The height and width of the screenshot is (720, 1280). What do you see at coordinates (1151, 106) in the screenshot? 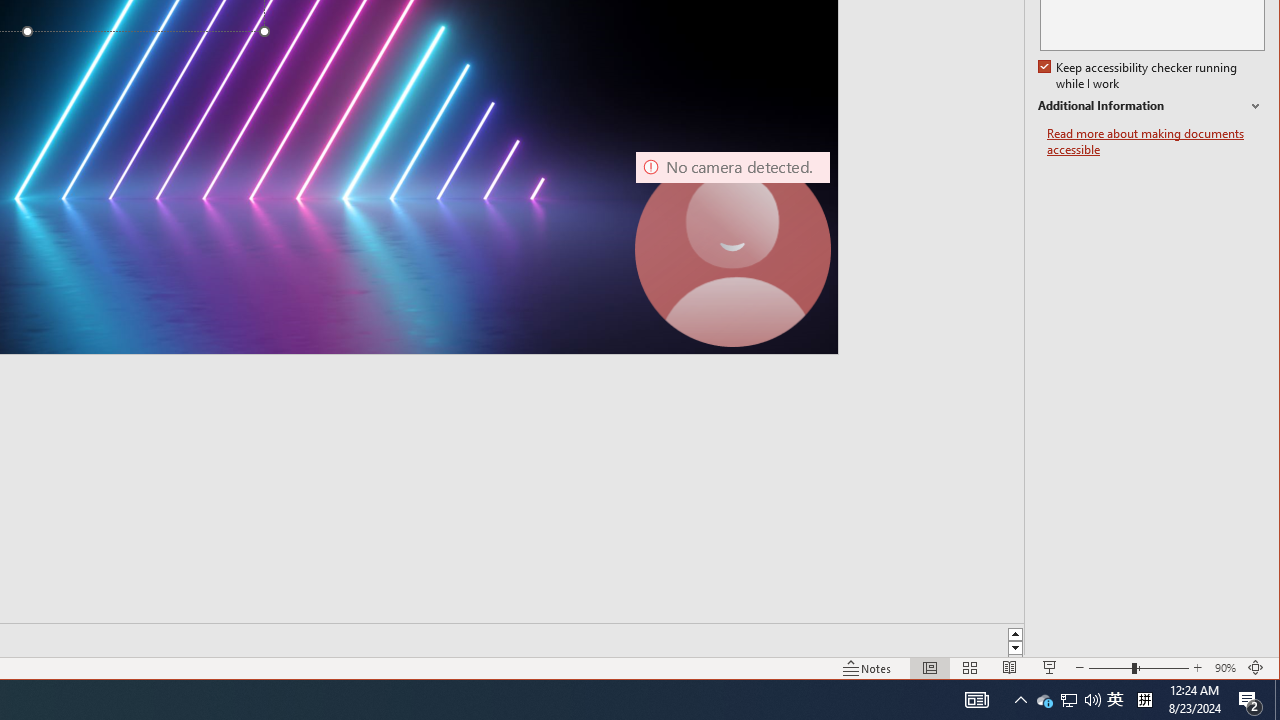
I see `'Additional Information'` at bounding box center [1151, 106].